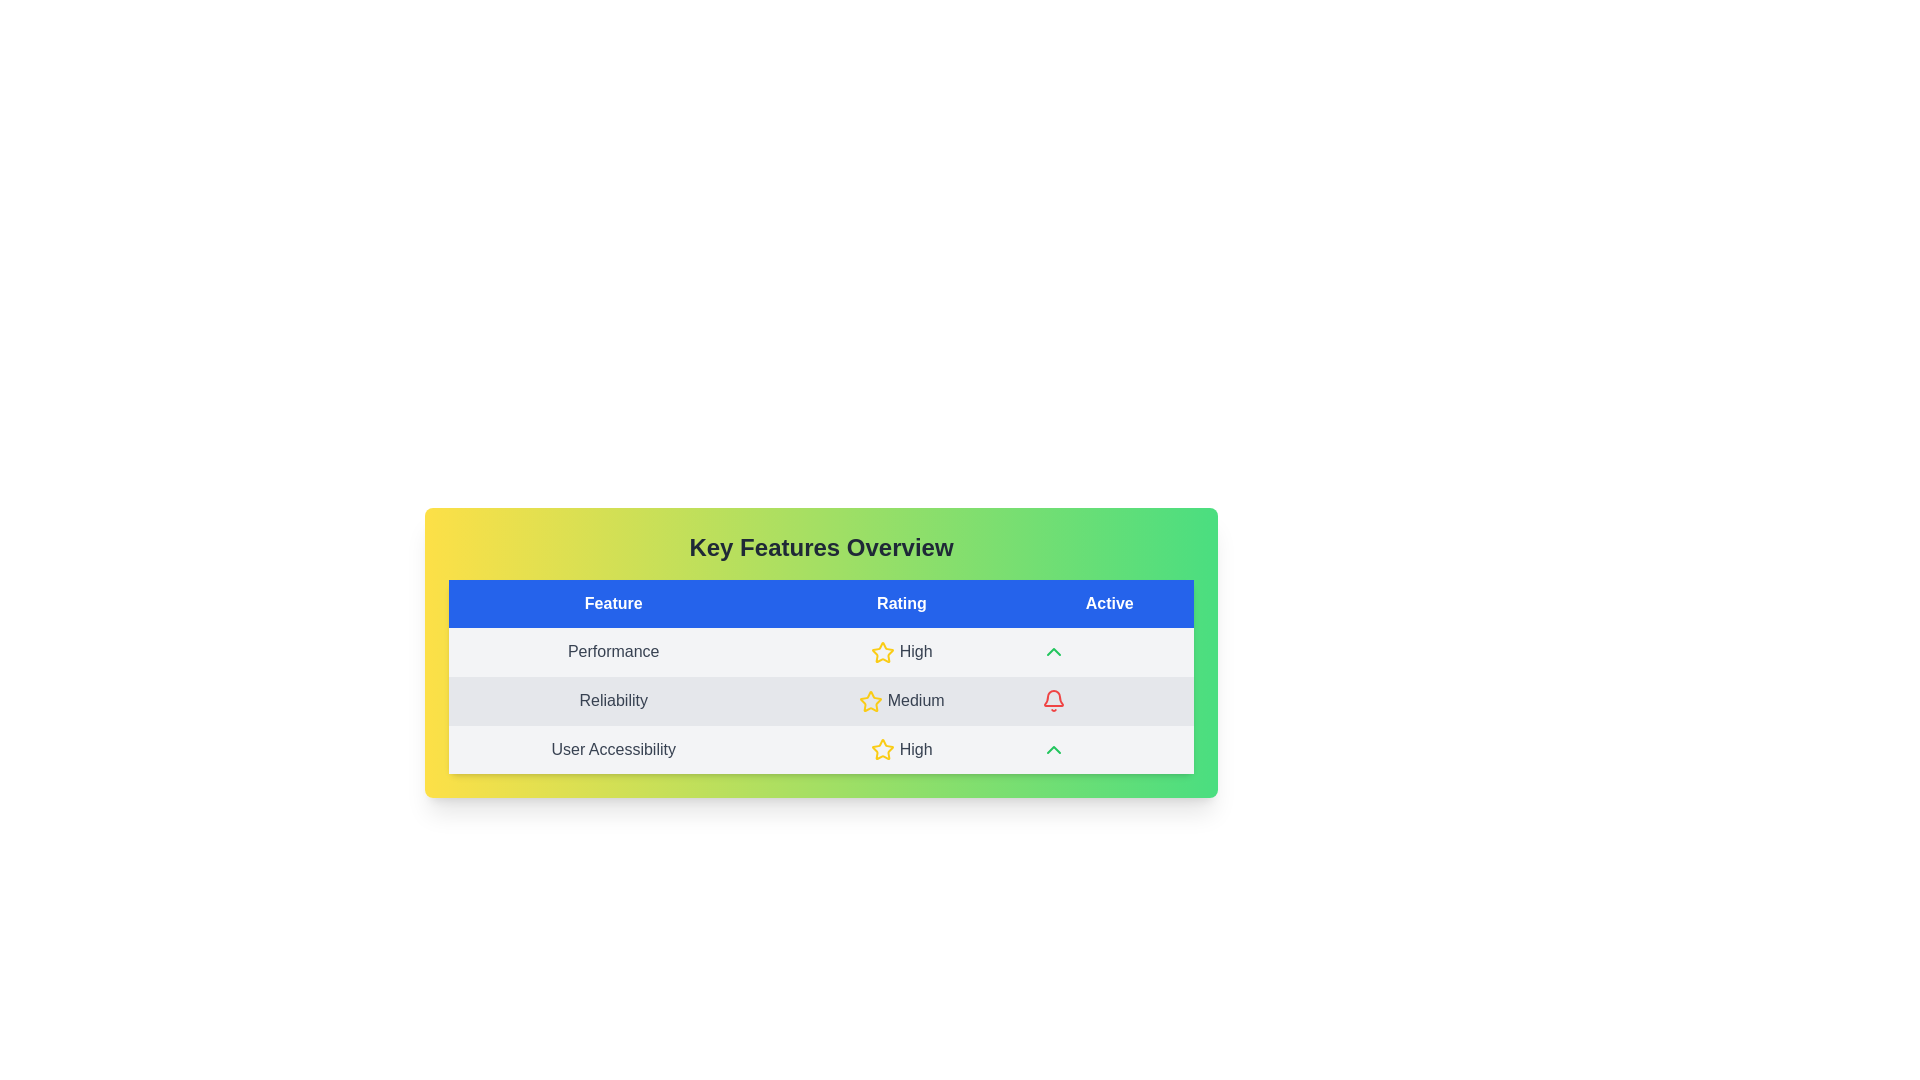  I want to click on the activation status icon for the 'Performance' feature located in the first row under the 'Active' column of the 'Key Features Overview' table, so click(1052, 652).